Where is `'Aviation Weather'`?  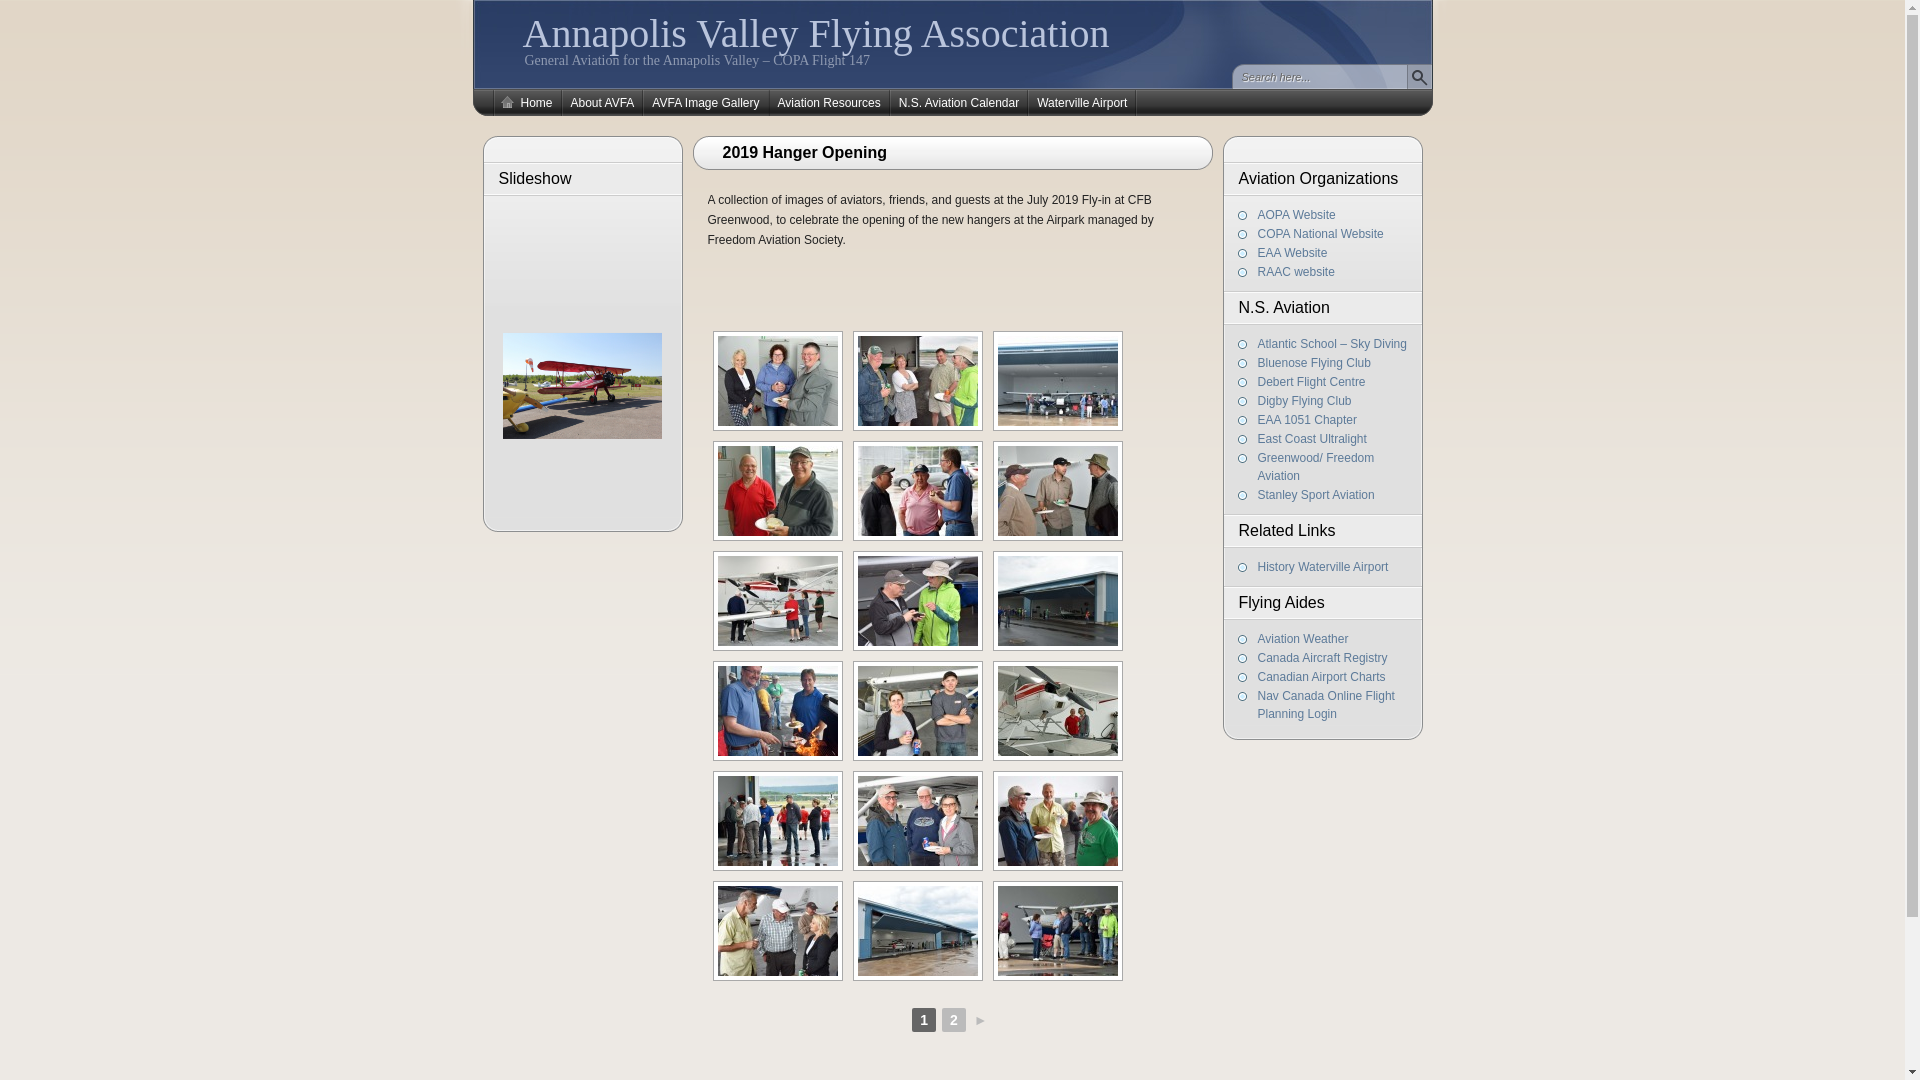
'Aviation Weather' is located at coordinates (1256, 639).